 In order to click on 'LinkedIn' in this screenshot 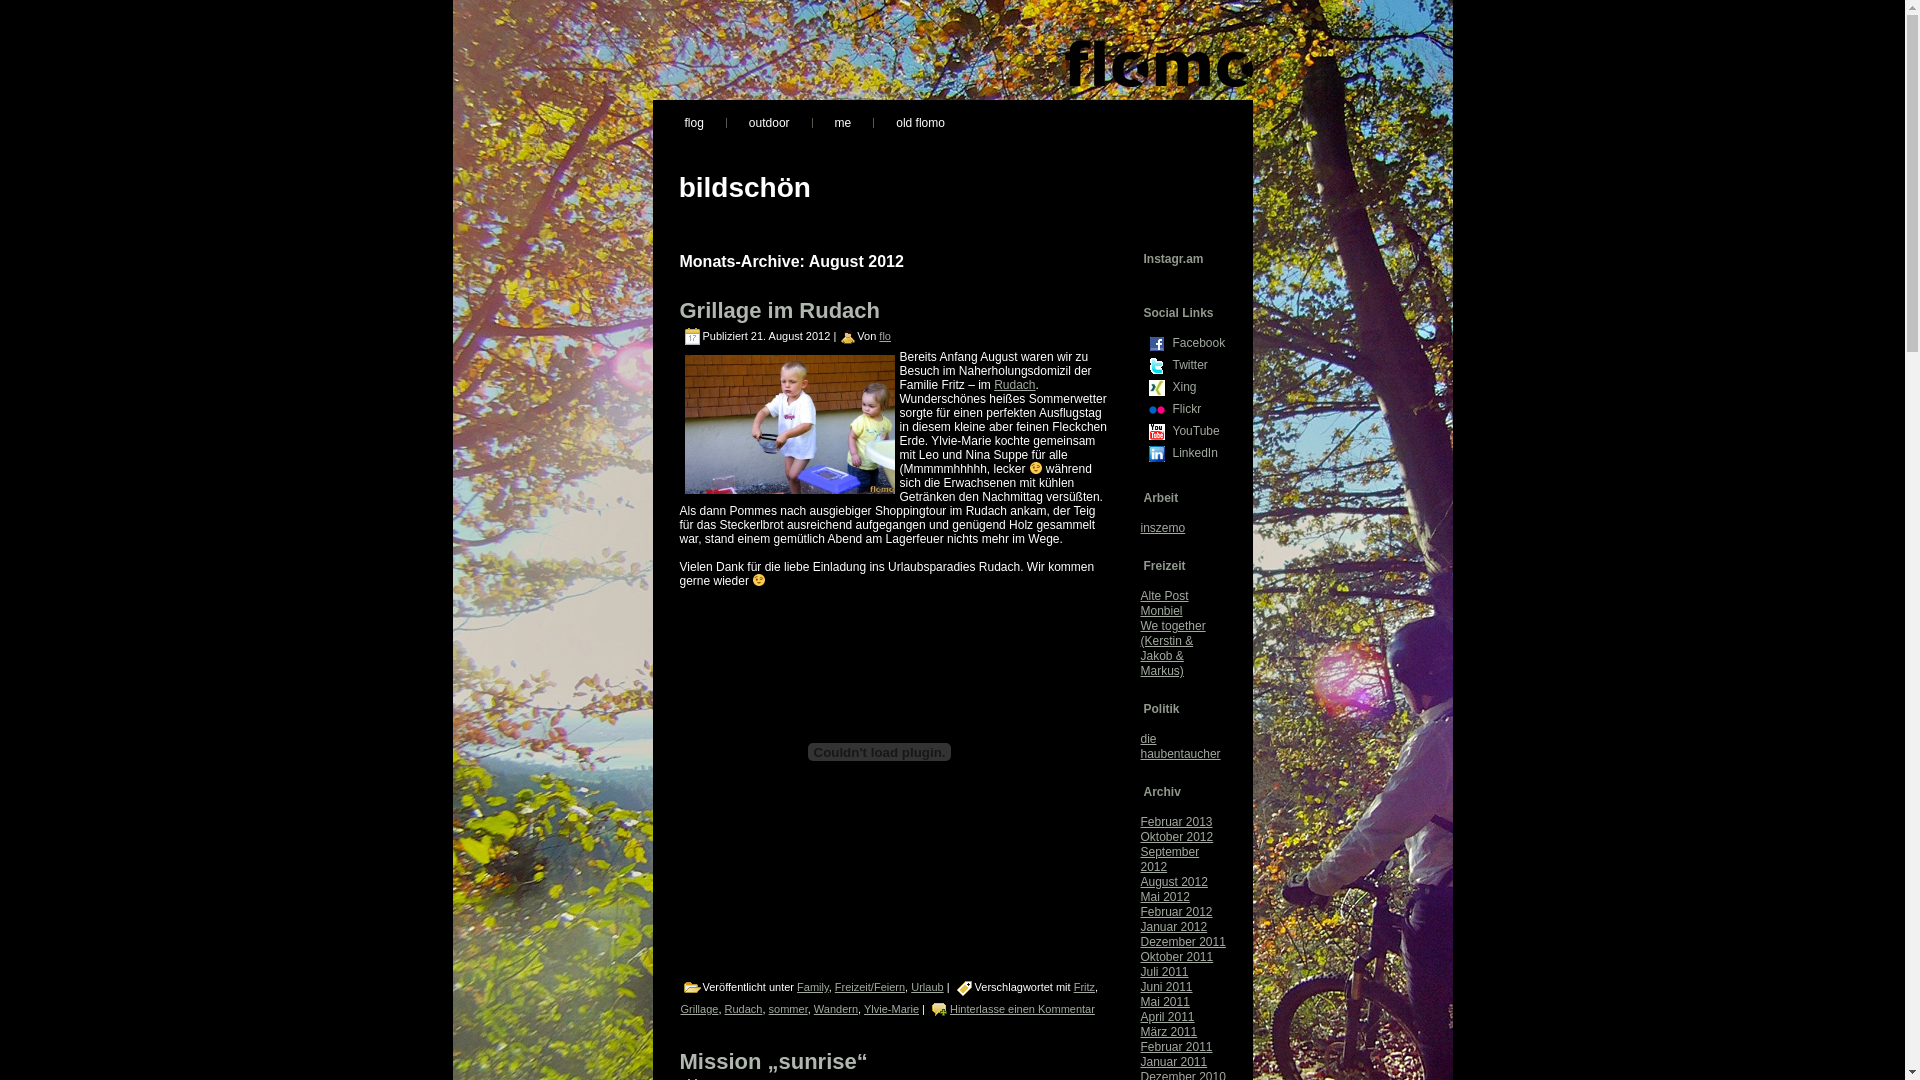, I will do `click(1198, 452)`.